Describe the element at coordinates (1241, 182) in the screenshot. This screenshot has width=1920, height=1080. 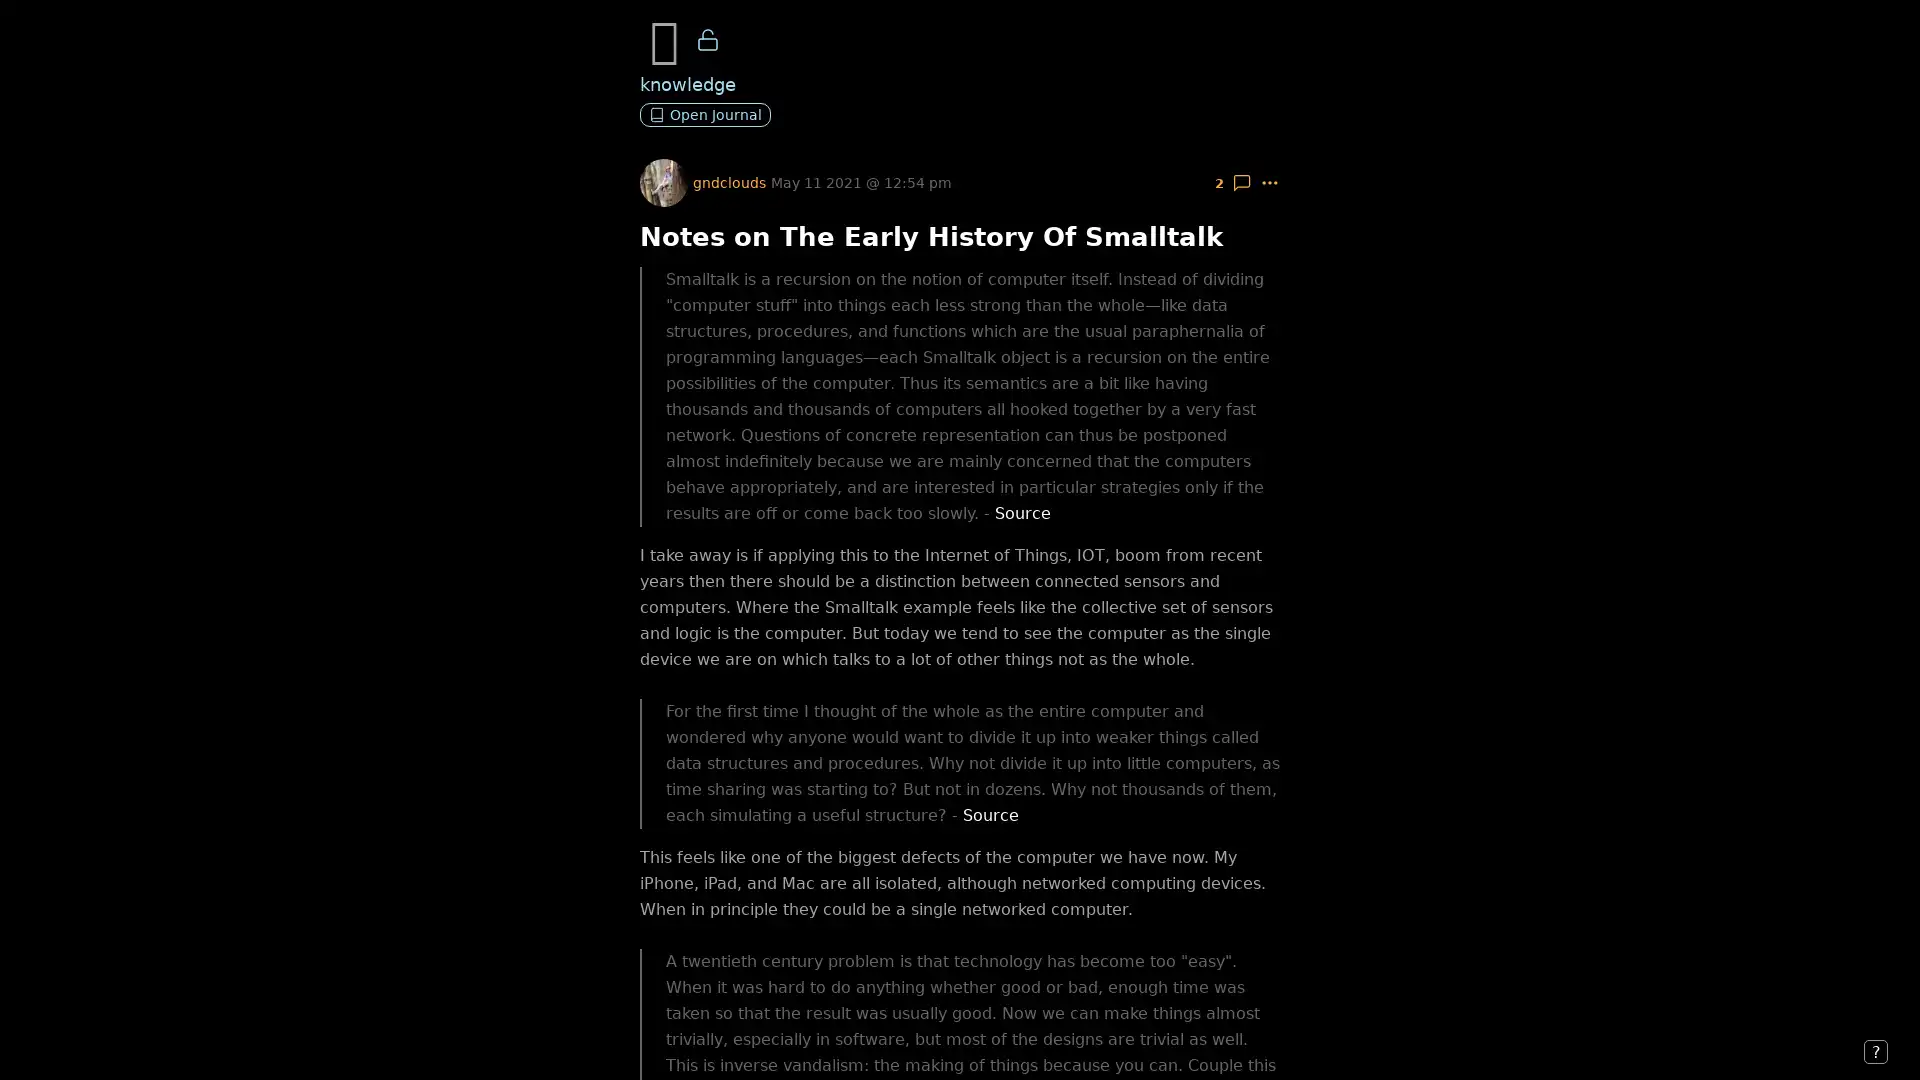
I see `Show in Detail` at that location.